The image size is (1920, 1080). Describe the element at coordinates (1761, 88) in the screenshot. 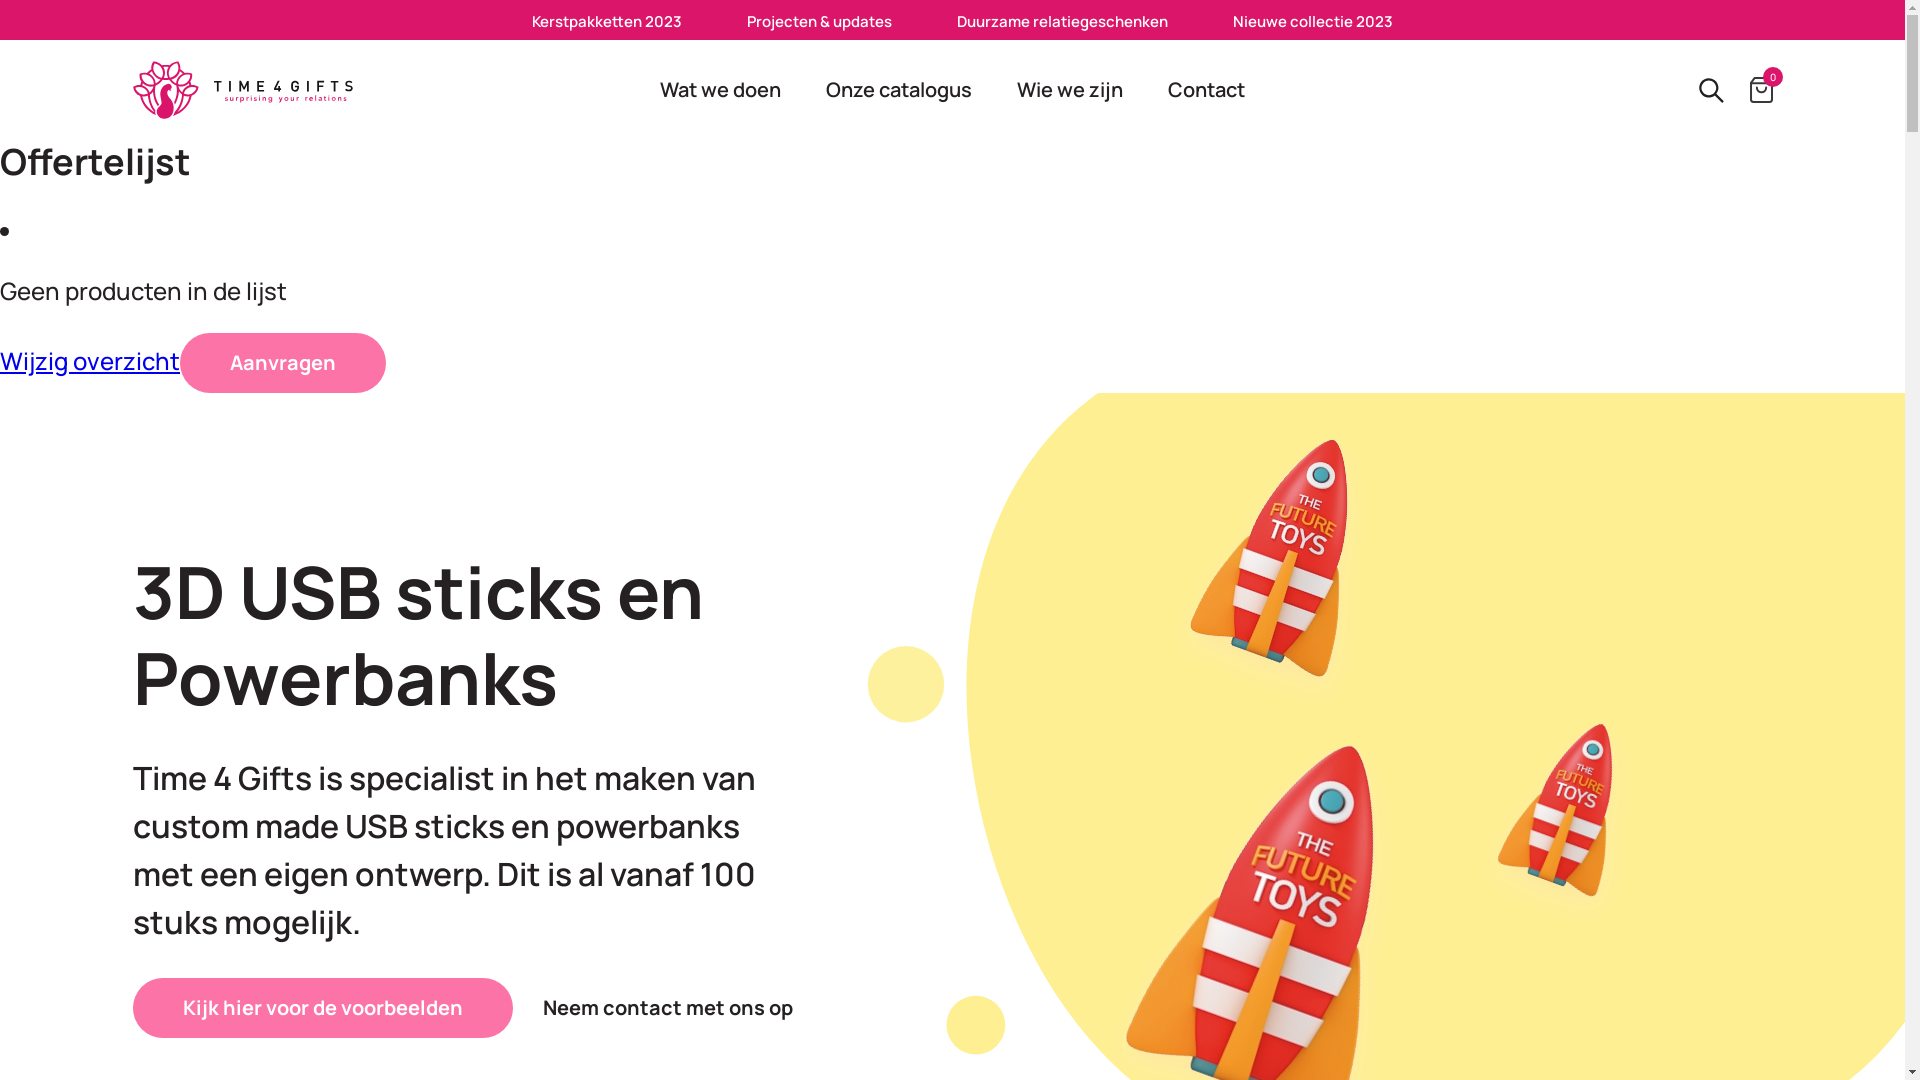

I see `'0'` at that location.